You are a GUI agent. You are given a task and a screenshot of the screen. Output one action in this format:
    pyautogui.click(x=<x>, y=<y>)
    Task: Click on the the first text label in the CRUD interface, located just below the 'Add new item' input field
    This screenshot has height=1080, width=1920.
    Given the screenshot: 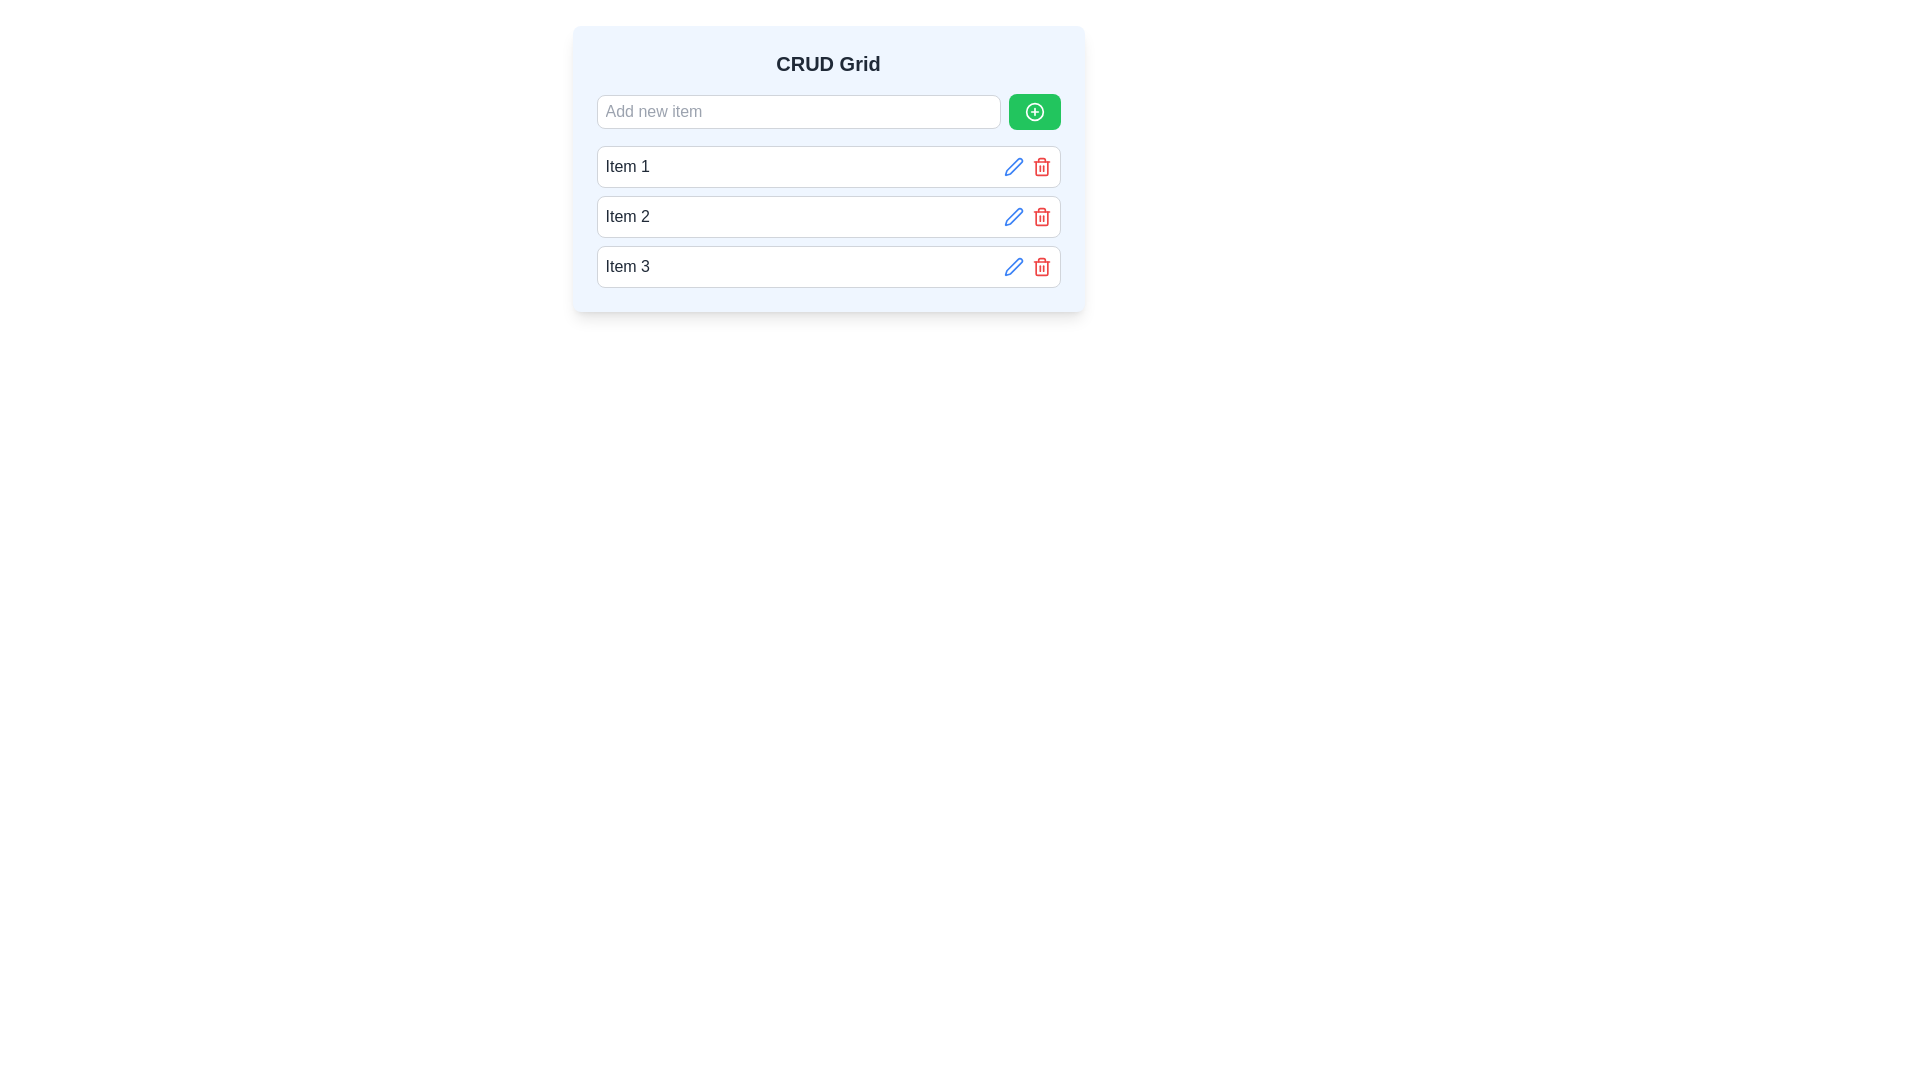 What is the action you would take?
    pyautogui.click(x=626, y=165)
    